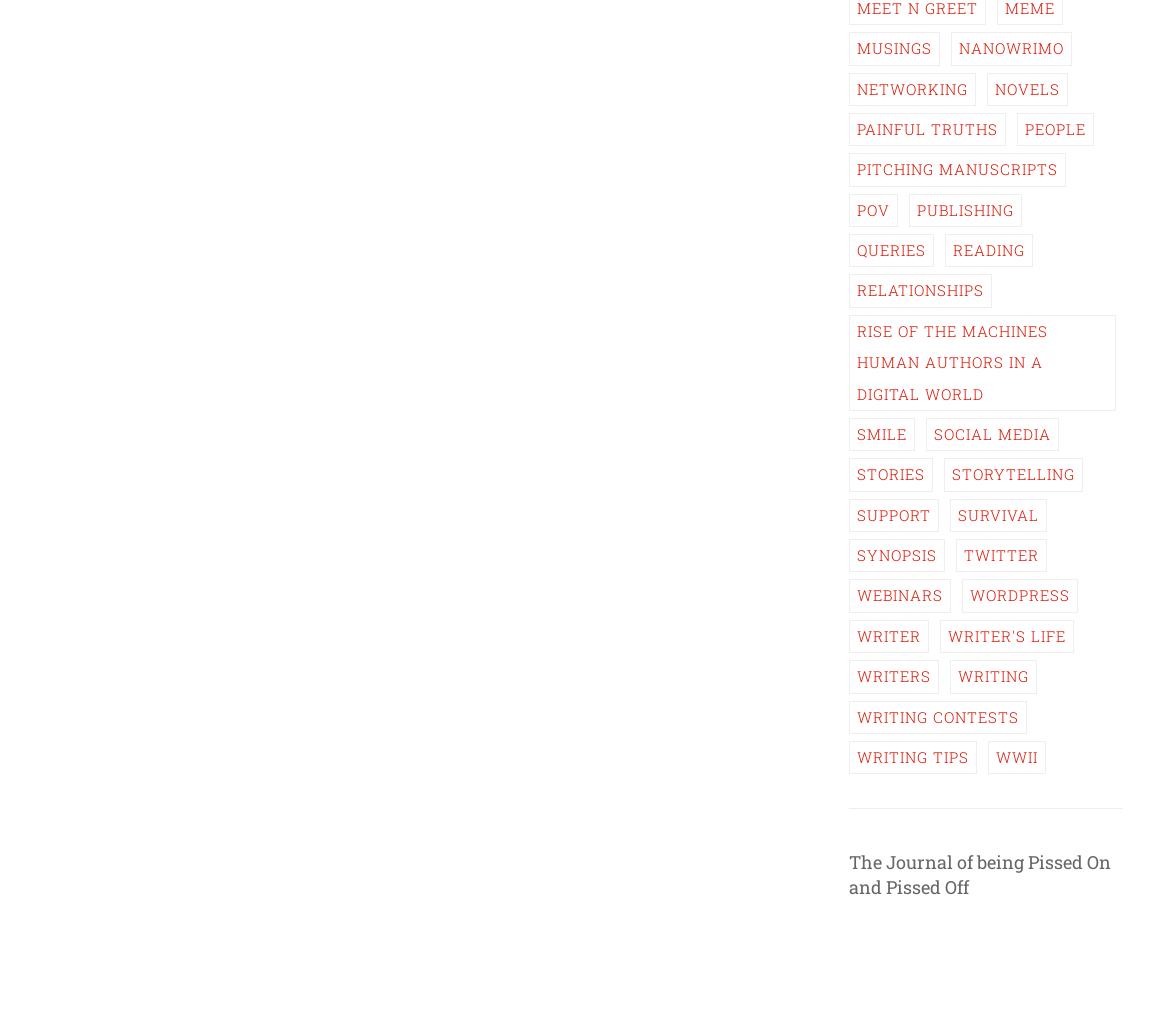 The width and height of the screenshot is (1150, 1014). I want to click on 'Writing Contests', so click(855, 714).